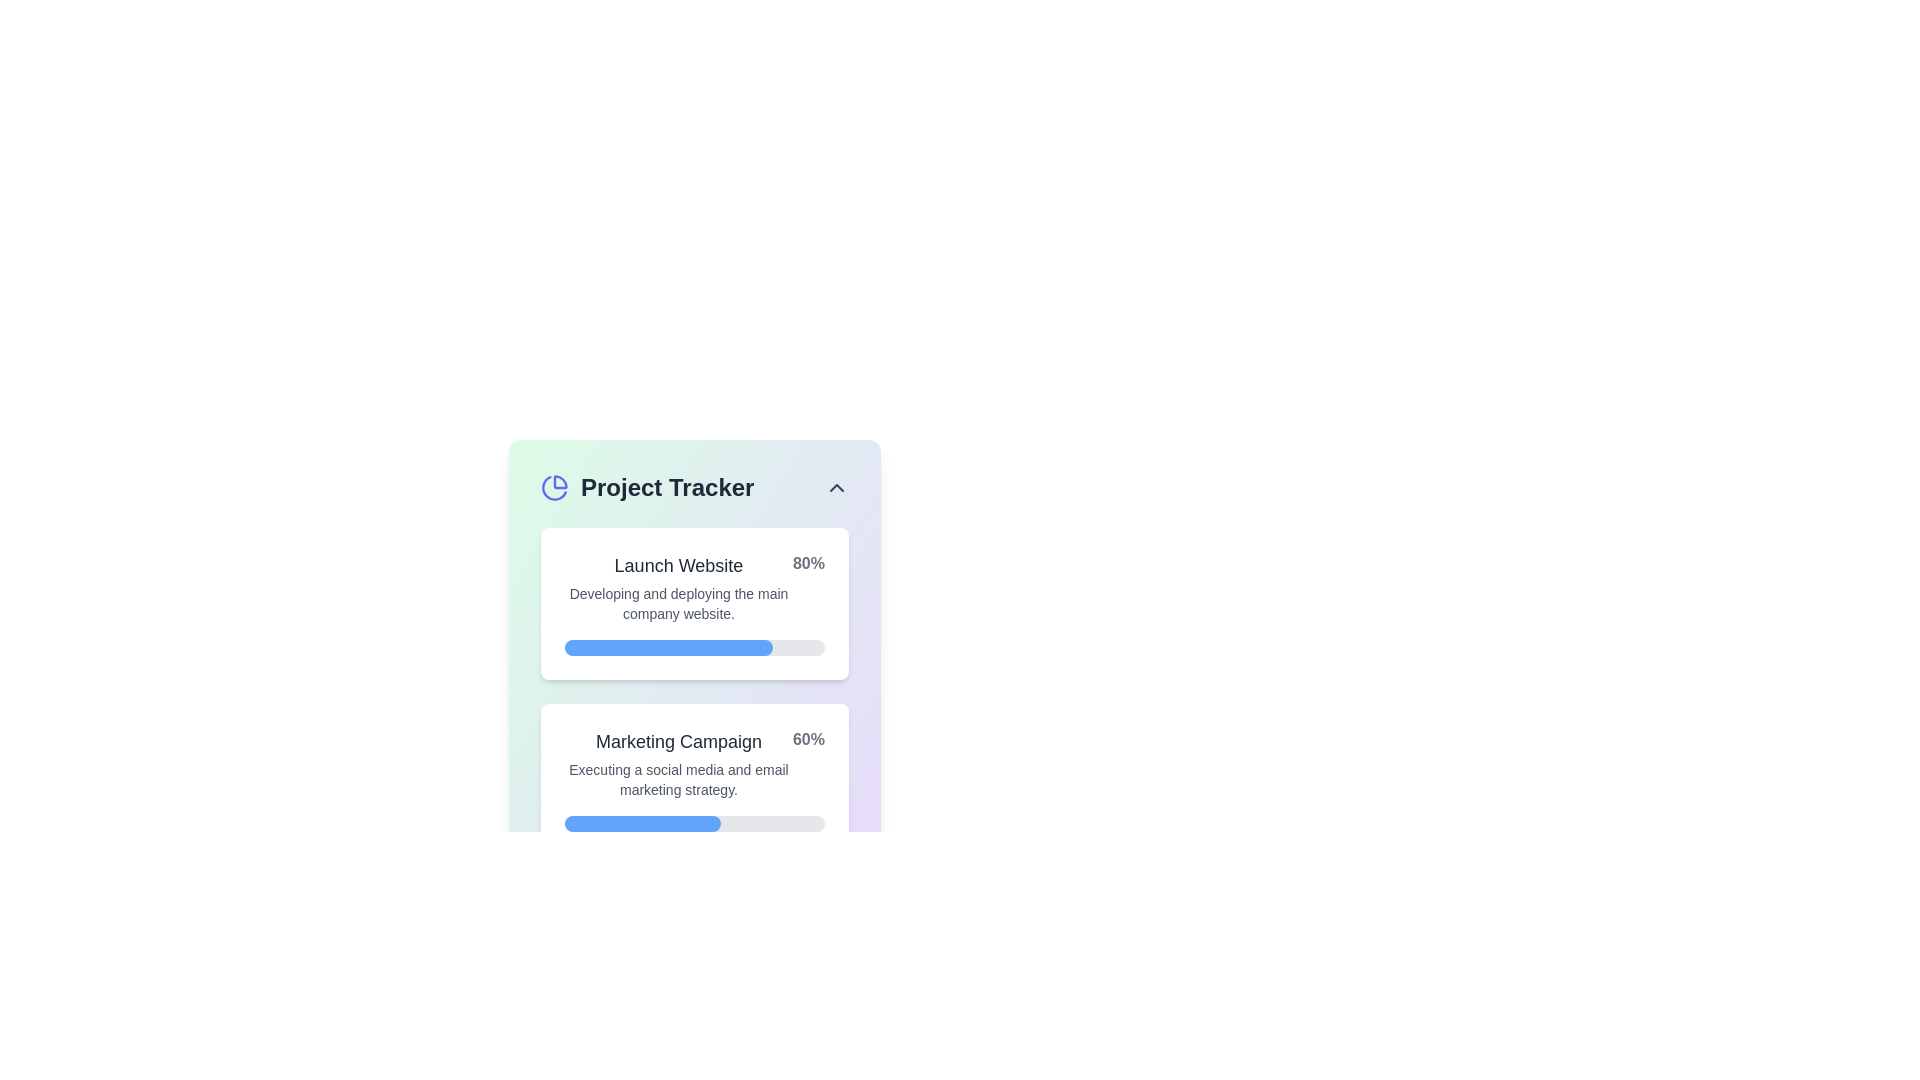  Describe the element at coordinates (695, 488) in the screenshot. I see `the Label (Header) that serves as the title for the project tracker section, located at the top of the main content card` at that location.